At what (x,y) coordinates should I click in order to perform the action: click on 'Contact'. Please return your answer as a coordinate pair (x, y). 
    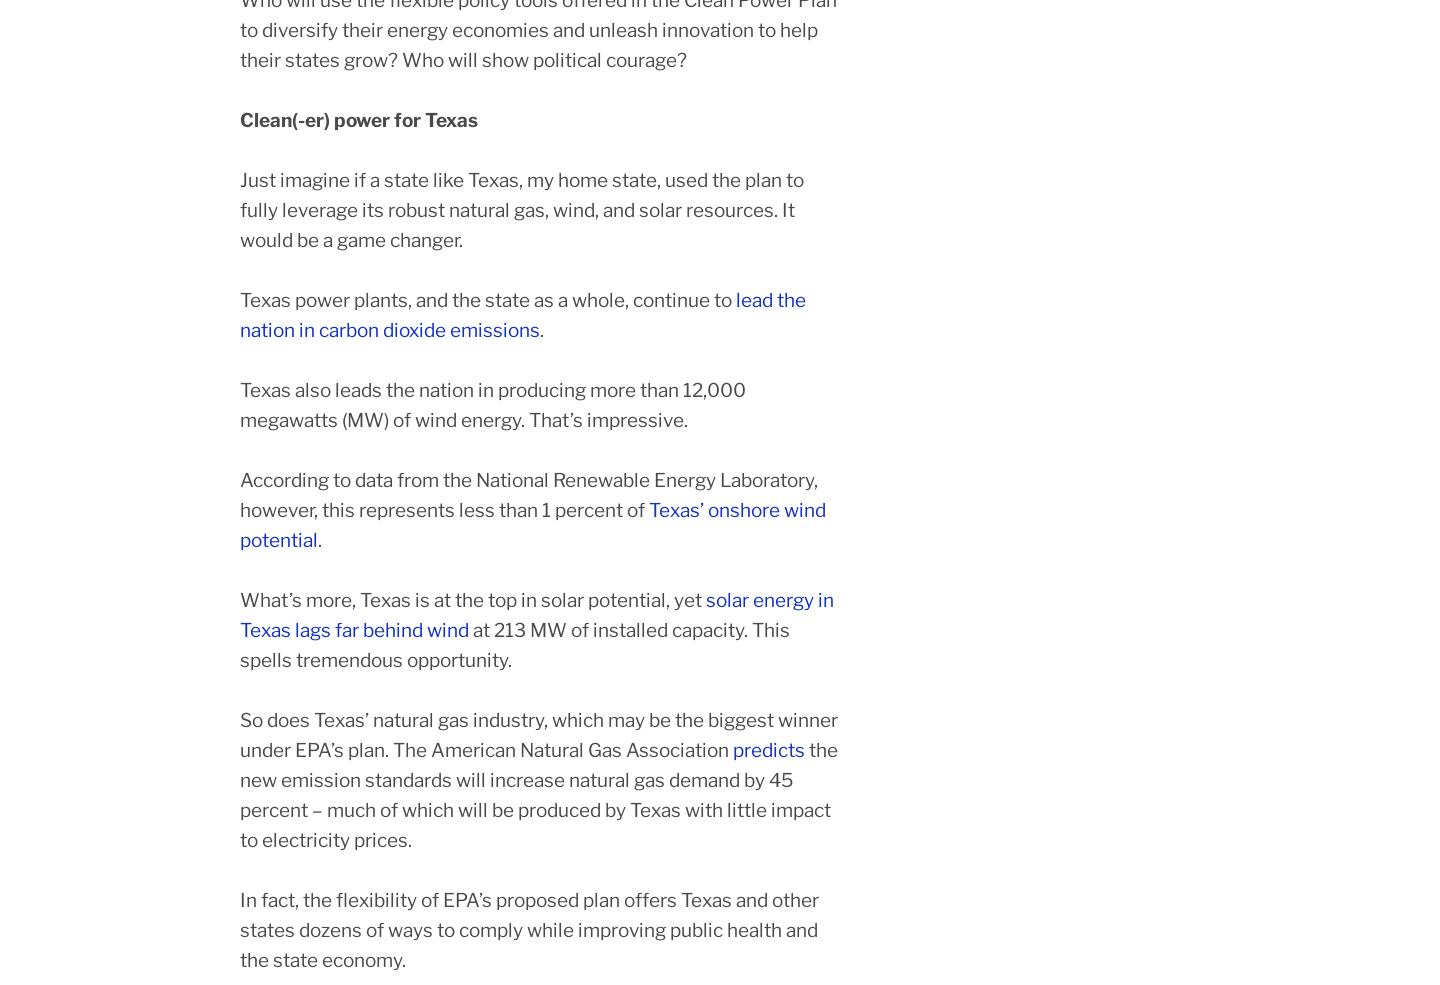
    Looking at the image, I should click on (1089, 807).